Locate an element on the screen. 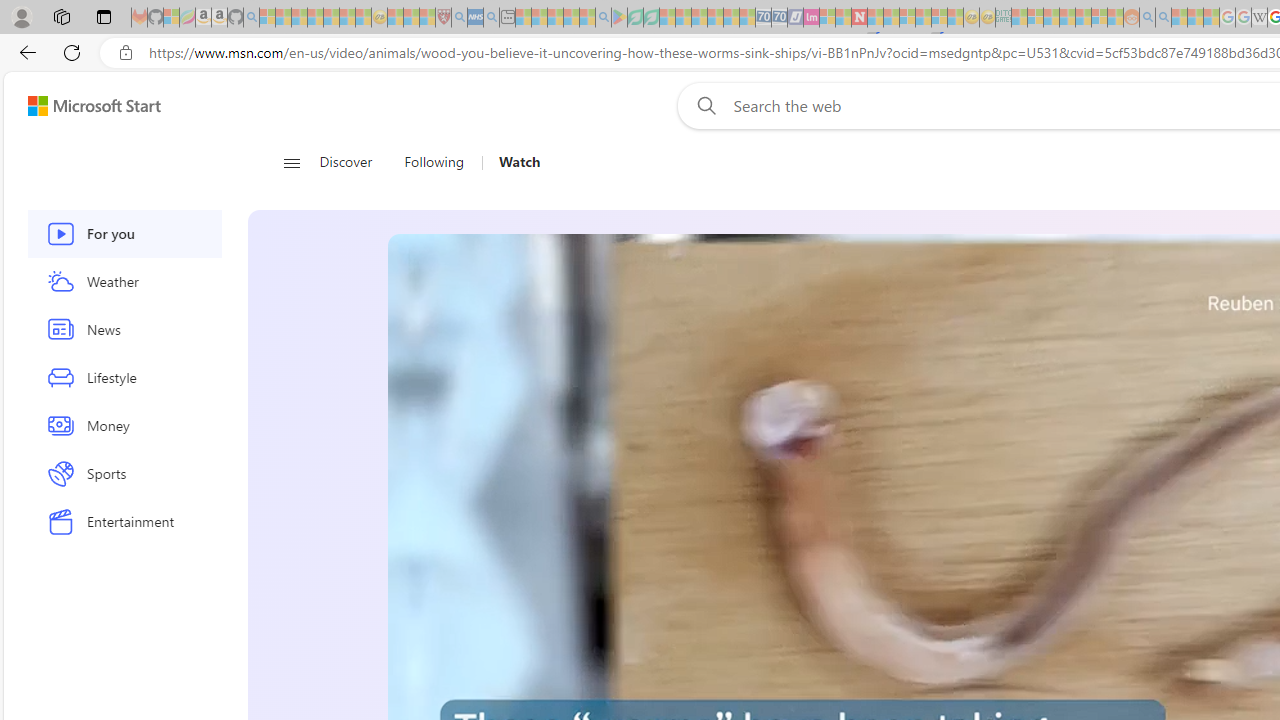  'Terms of Use Agreement - Sleeping' is located at coordinates (634, 17).